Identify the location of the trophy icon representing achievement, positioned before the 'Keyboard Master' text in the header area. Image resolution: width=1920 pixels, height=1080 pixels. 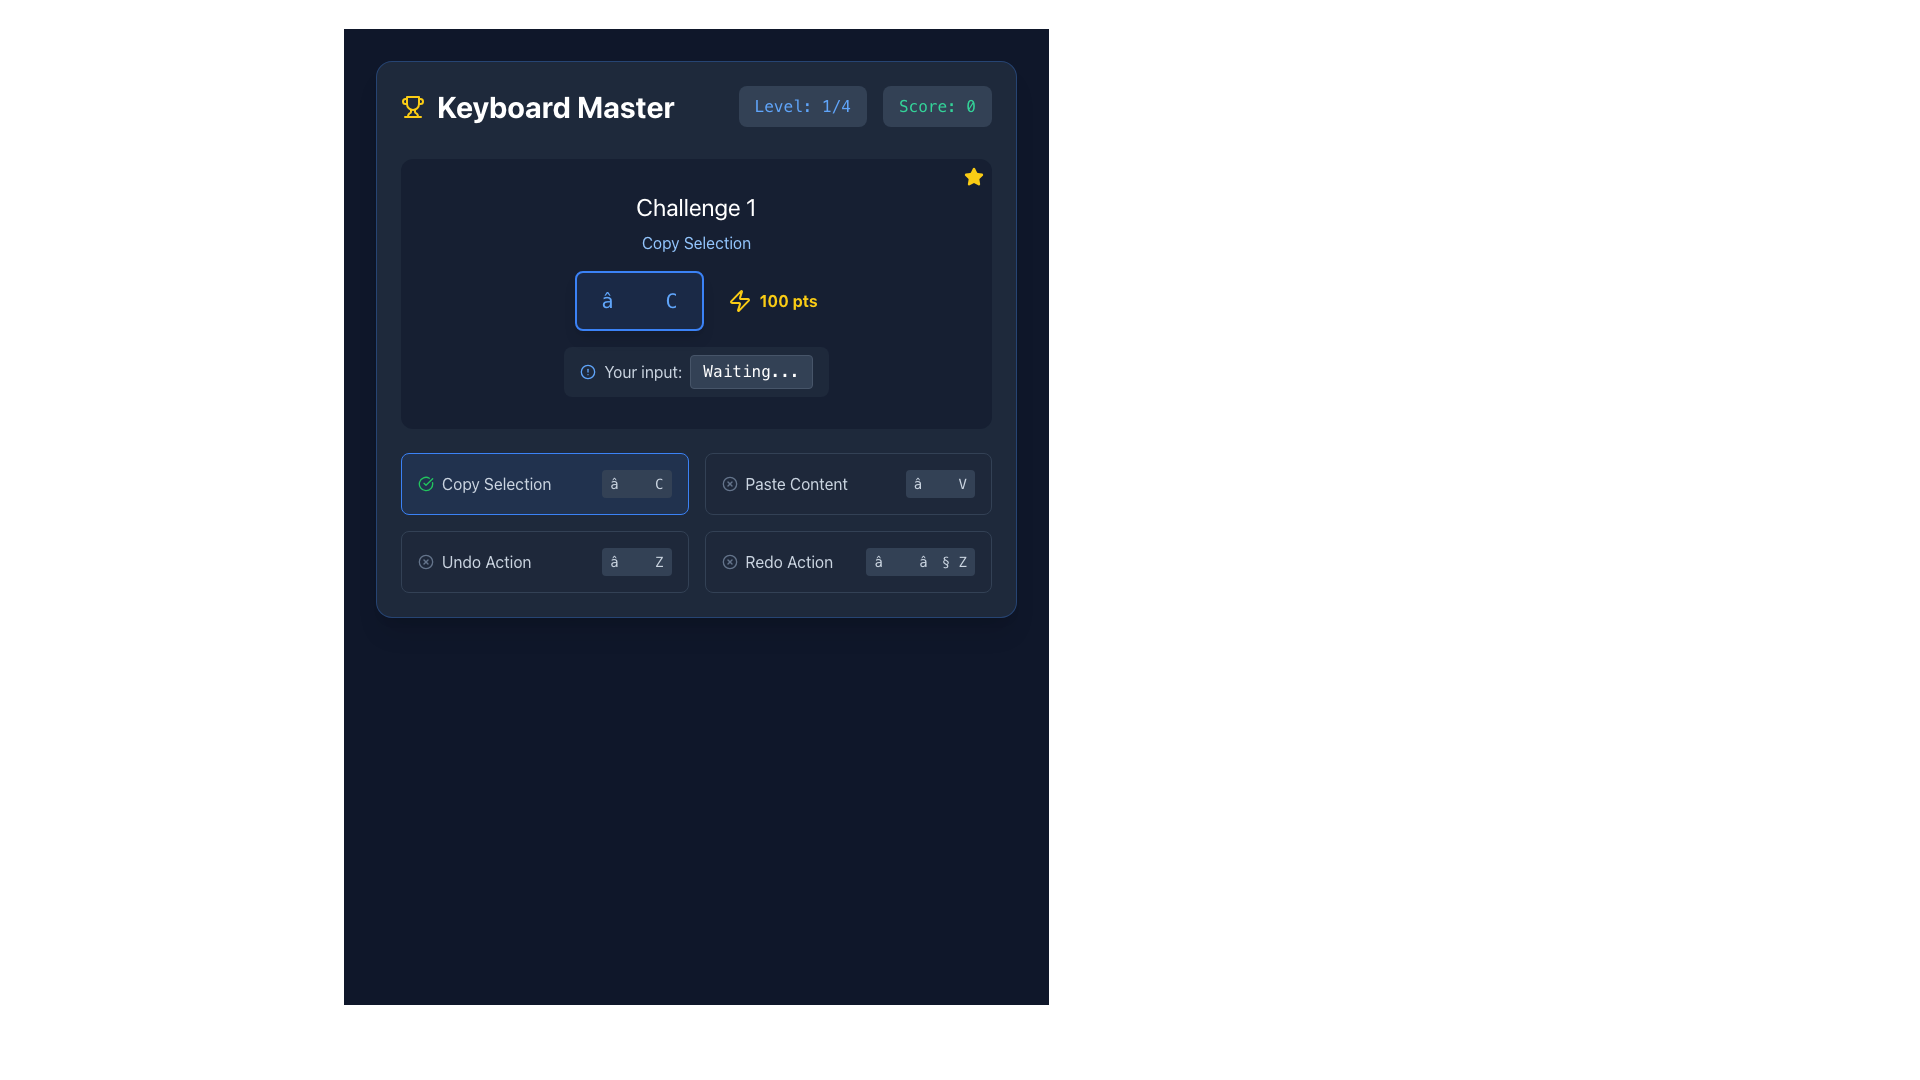
(411, 106).